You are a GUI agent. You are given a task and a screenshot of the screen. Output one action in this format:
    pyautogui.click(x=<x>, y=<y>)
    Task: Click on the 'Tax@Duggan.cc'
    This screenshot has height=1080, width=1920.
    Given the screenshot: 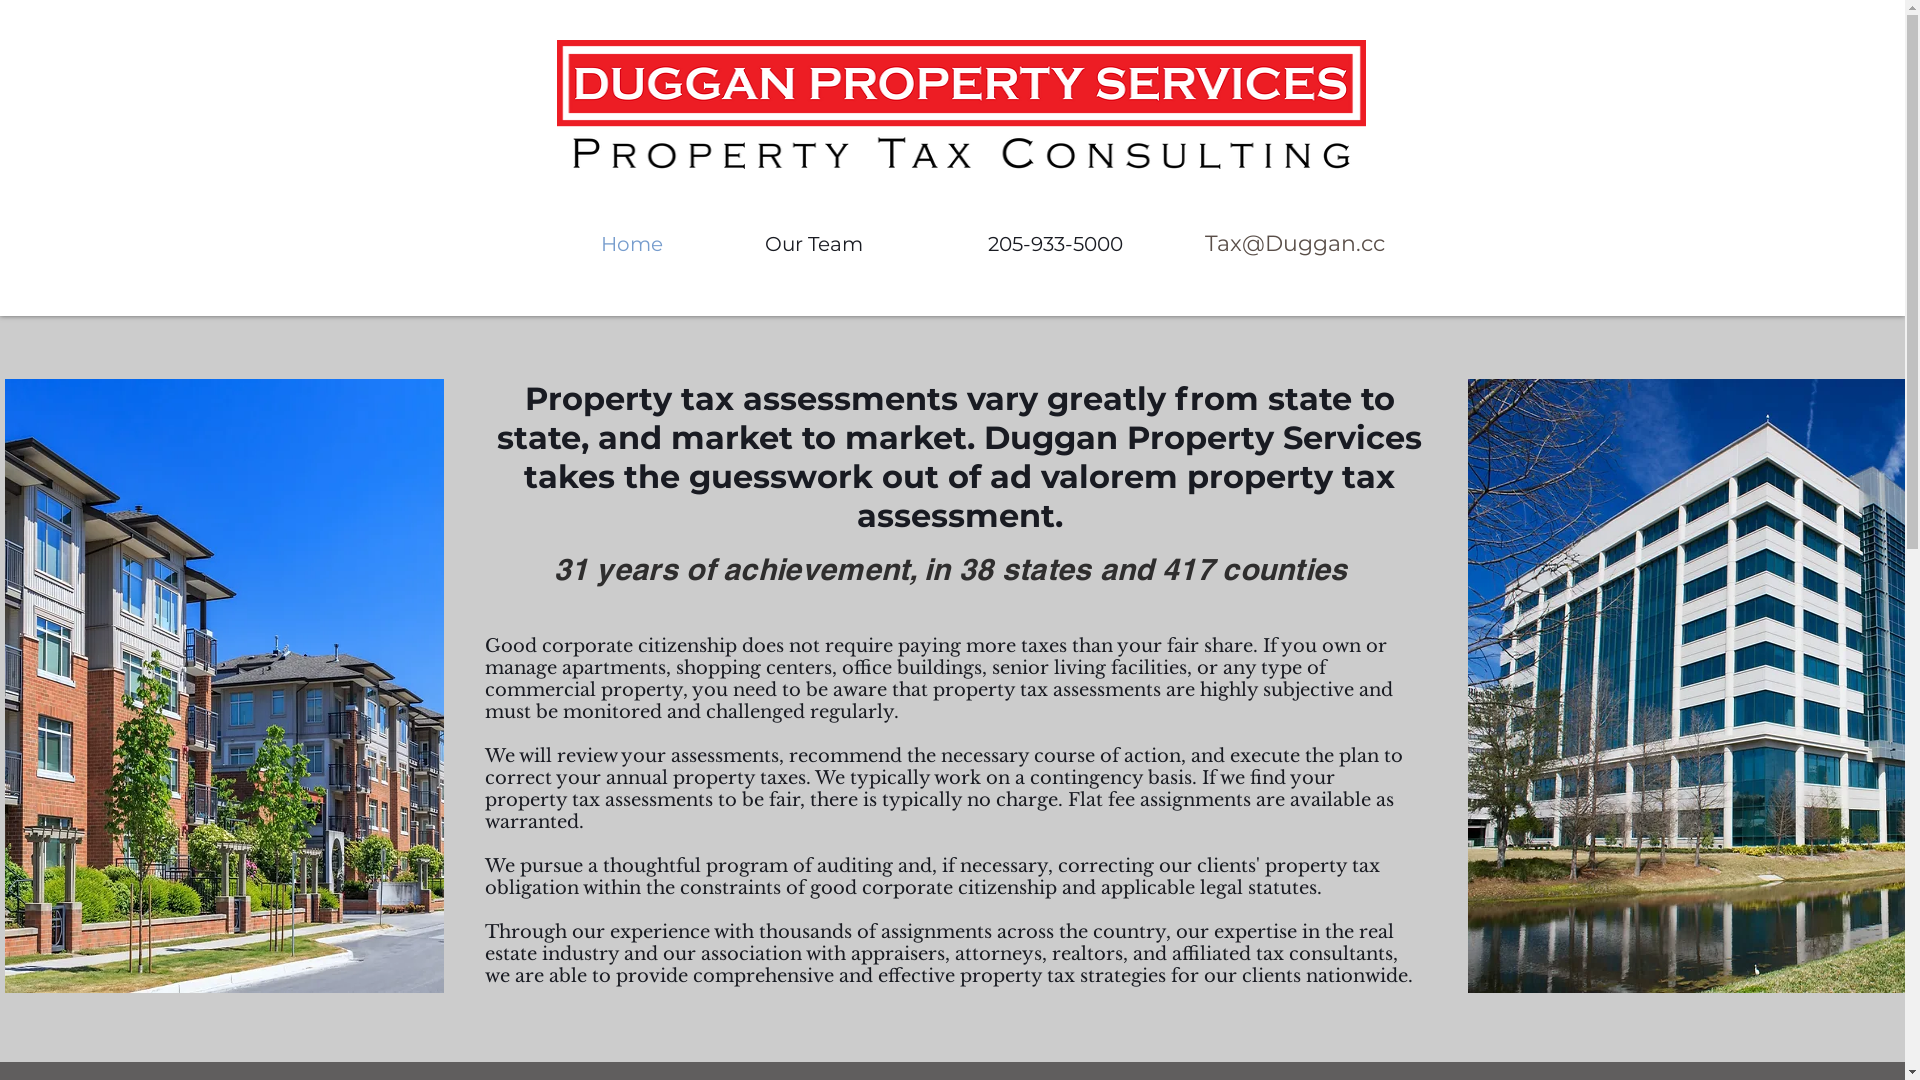 What is the action you would take?
    pyautogui.click(x=1294, y=243)
    